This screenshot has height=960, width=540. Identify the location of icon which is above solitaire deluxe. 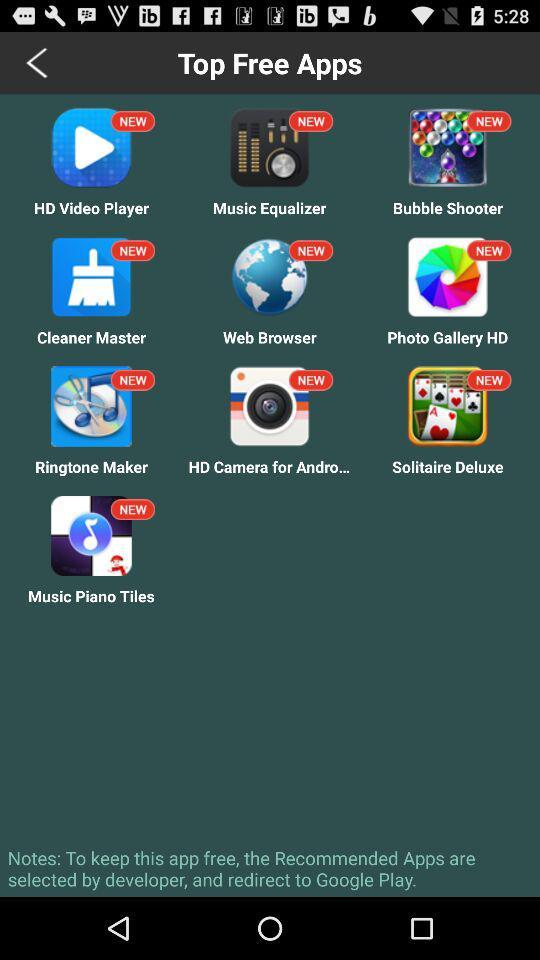
(447, 405).